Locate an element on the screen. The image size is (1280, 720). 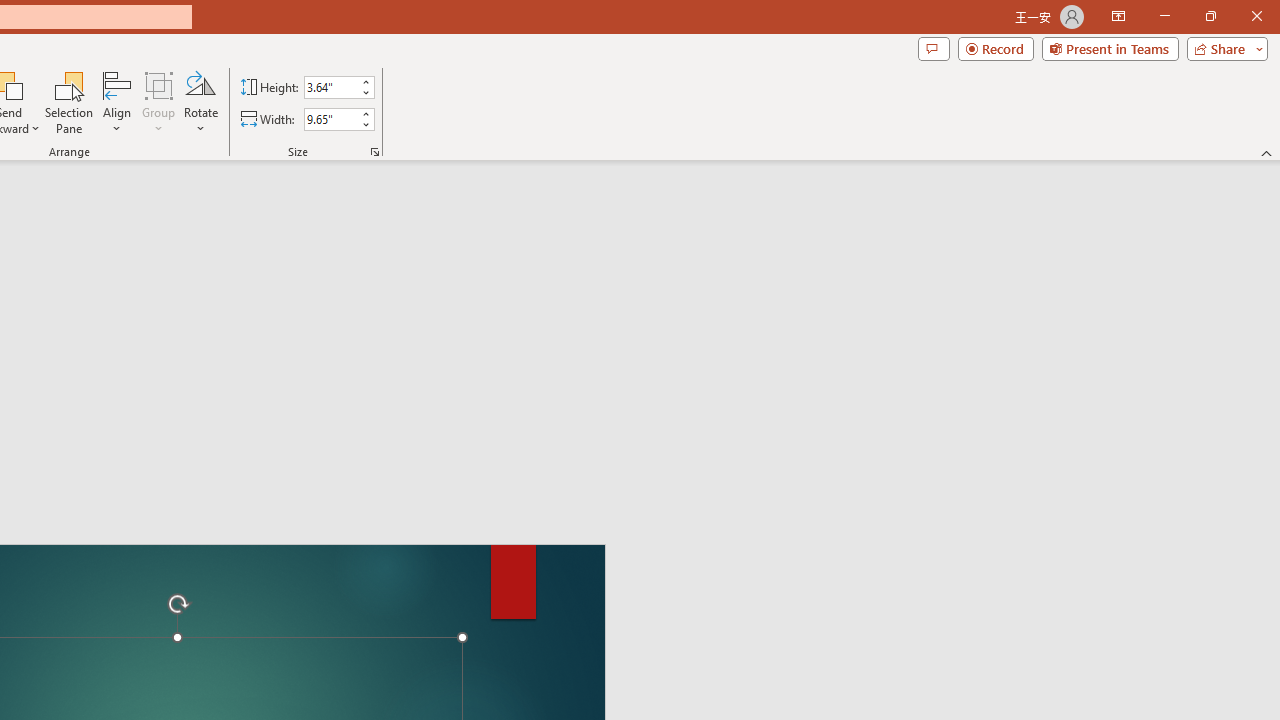
'Selection Pane...' is located at coordinates (69, 103).